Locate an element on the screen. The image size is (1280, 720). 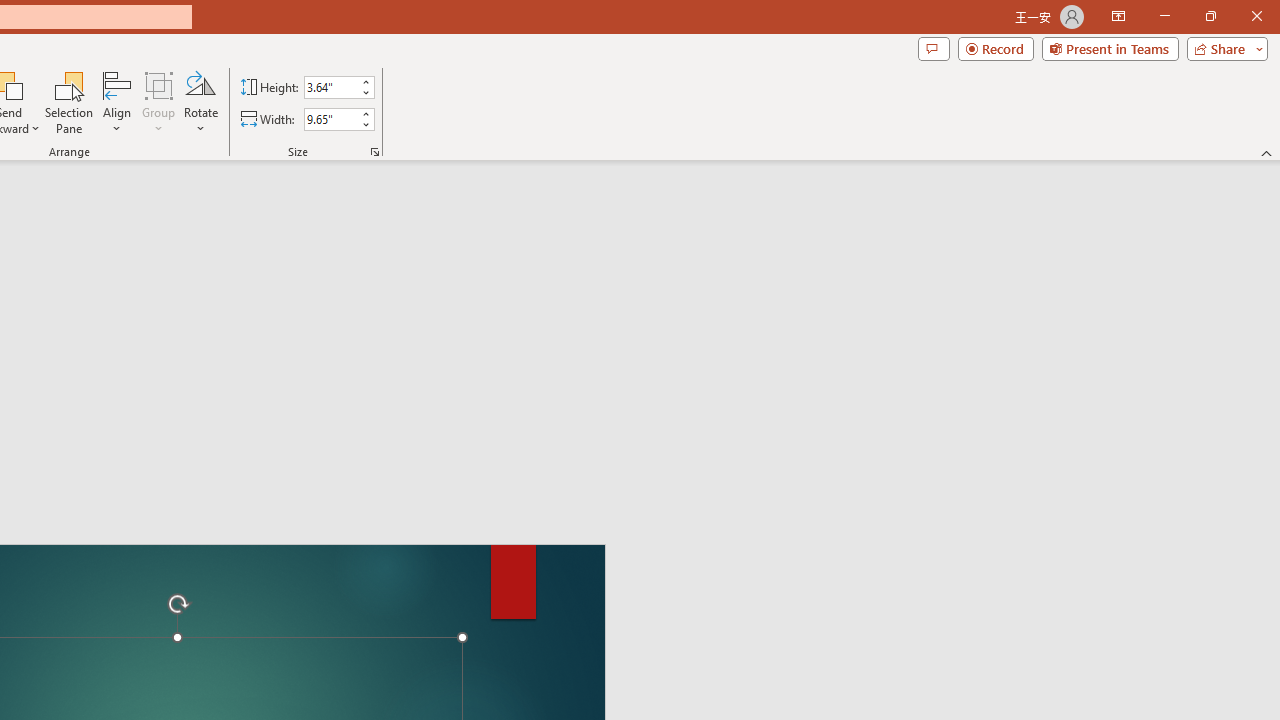
'Selection Pane...' is located at coordinates (69, 103).